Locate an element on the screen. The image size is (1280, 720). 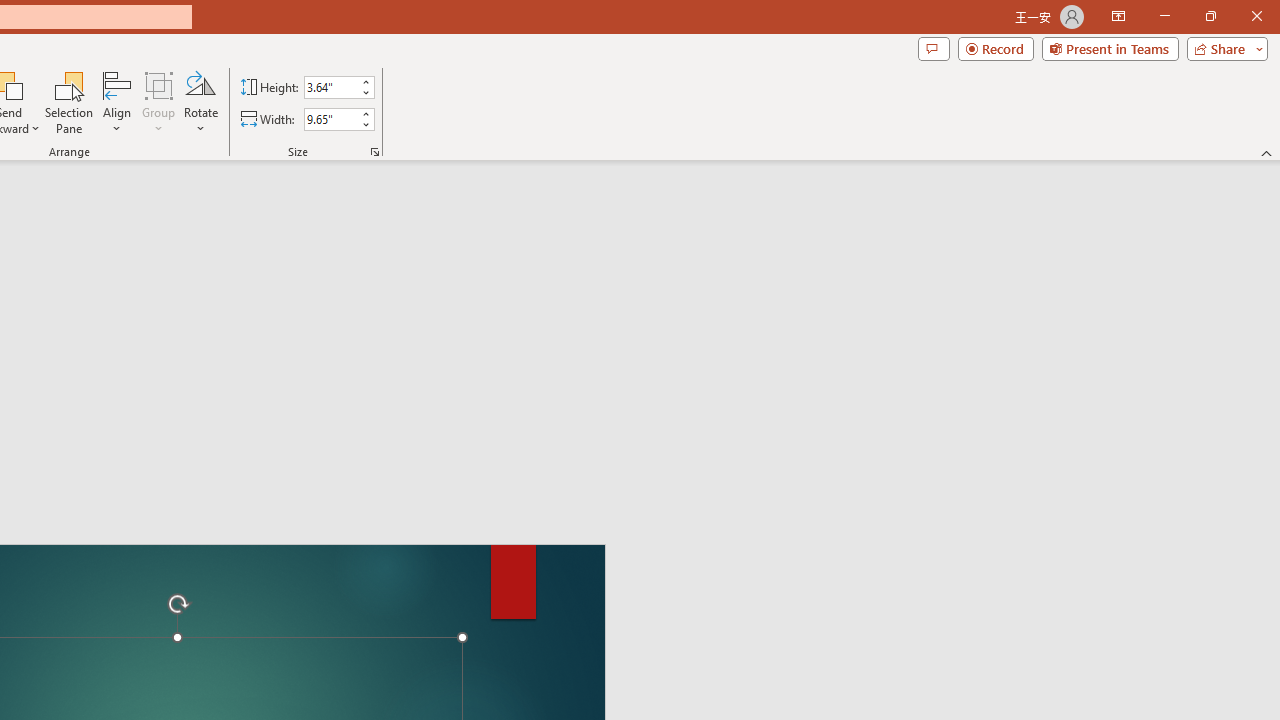
'Selection Pane...' is located at coordinates (69, 103).